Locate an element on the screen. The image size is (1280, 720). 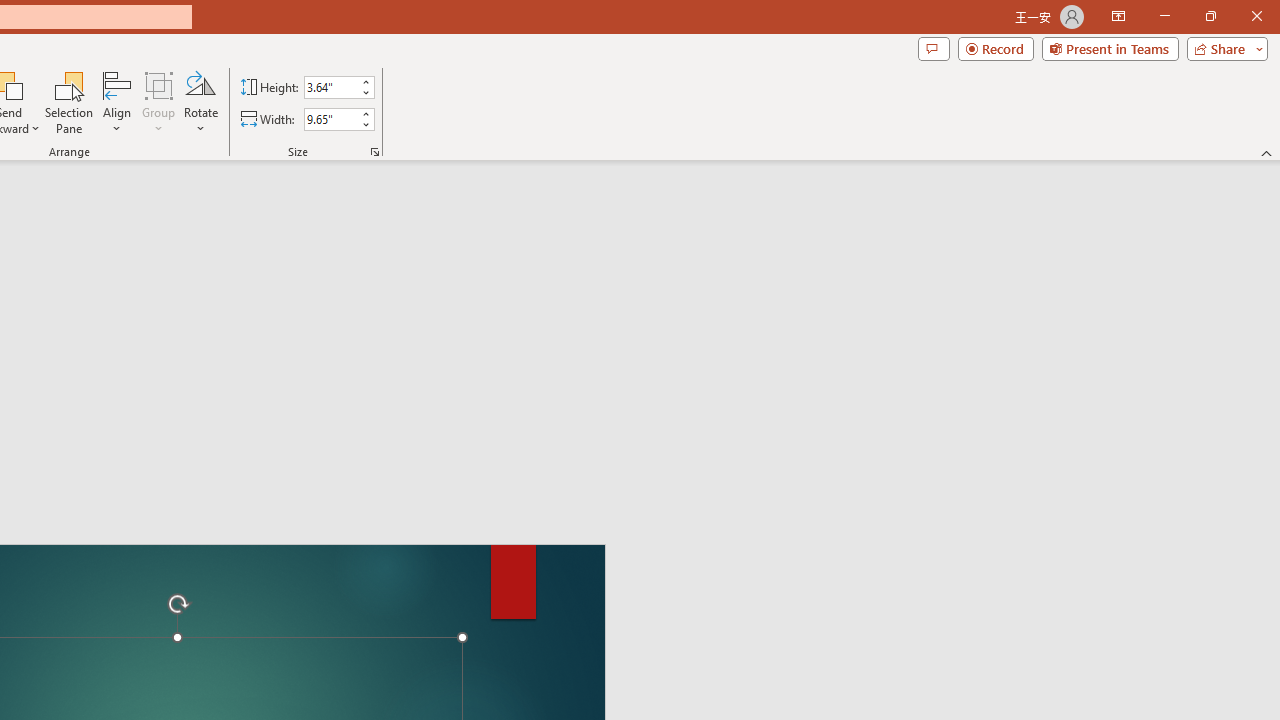
'Selection Pane...' is located at coordinates (69, 103).